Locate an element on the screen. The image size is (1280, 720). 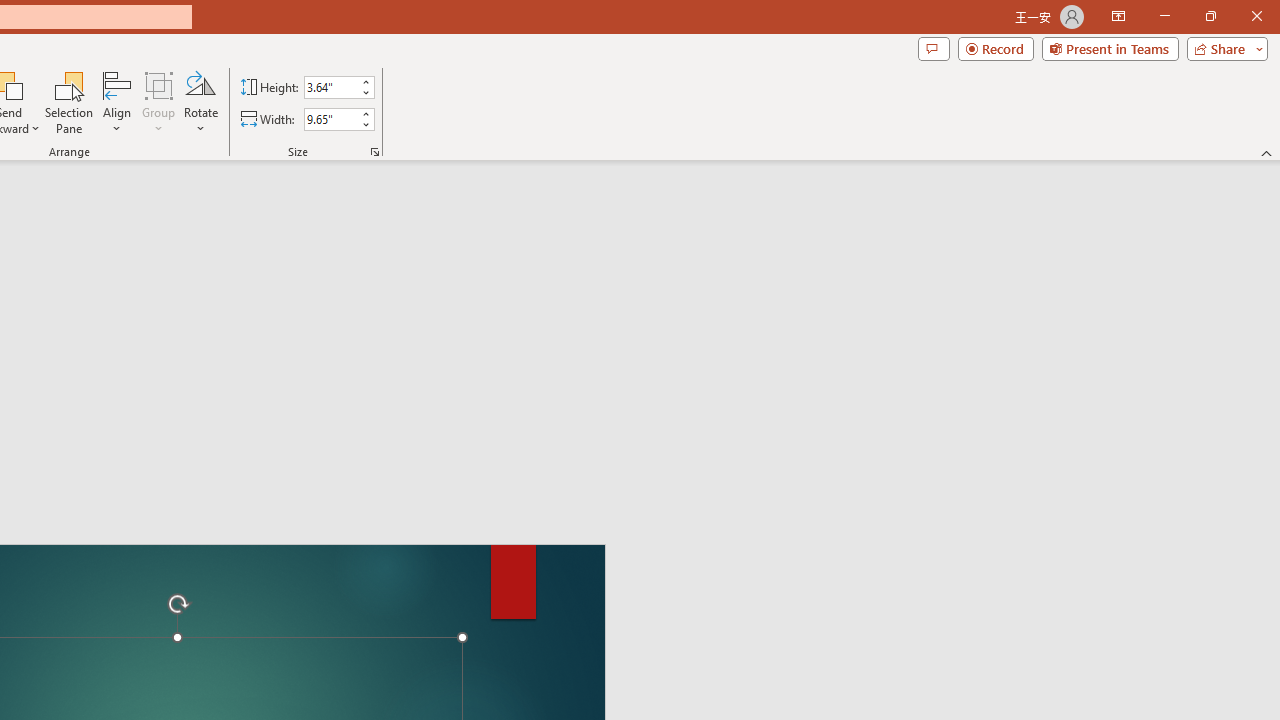
'Selection Pane...' is located at coordinates (69, 103).